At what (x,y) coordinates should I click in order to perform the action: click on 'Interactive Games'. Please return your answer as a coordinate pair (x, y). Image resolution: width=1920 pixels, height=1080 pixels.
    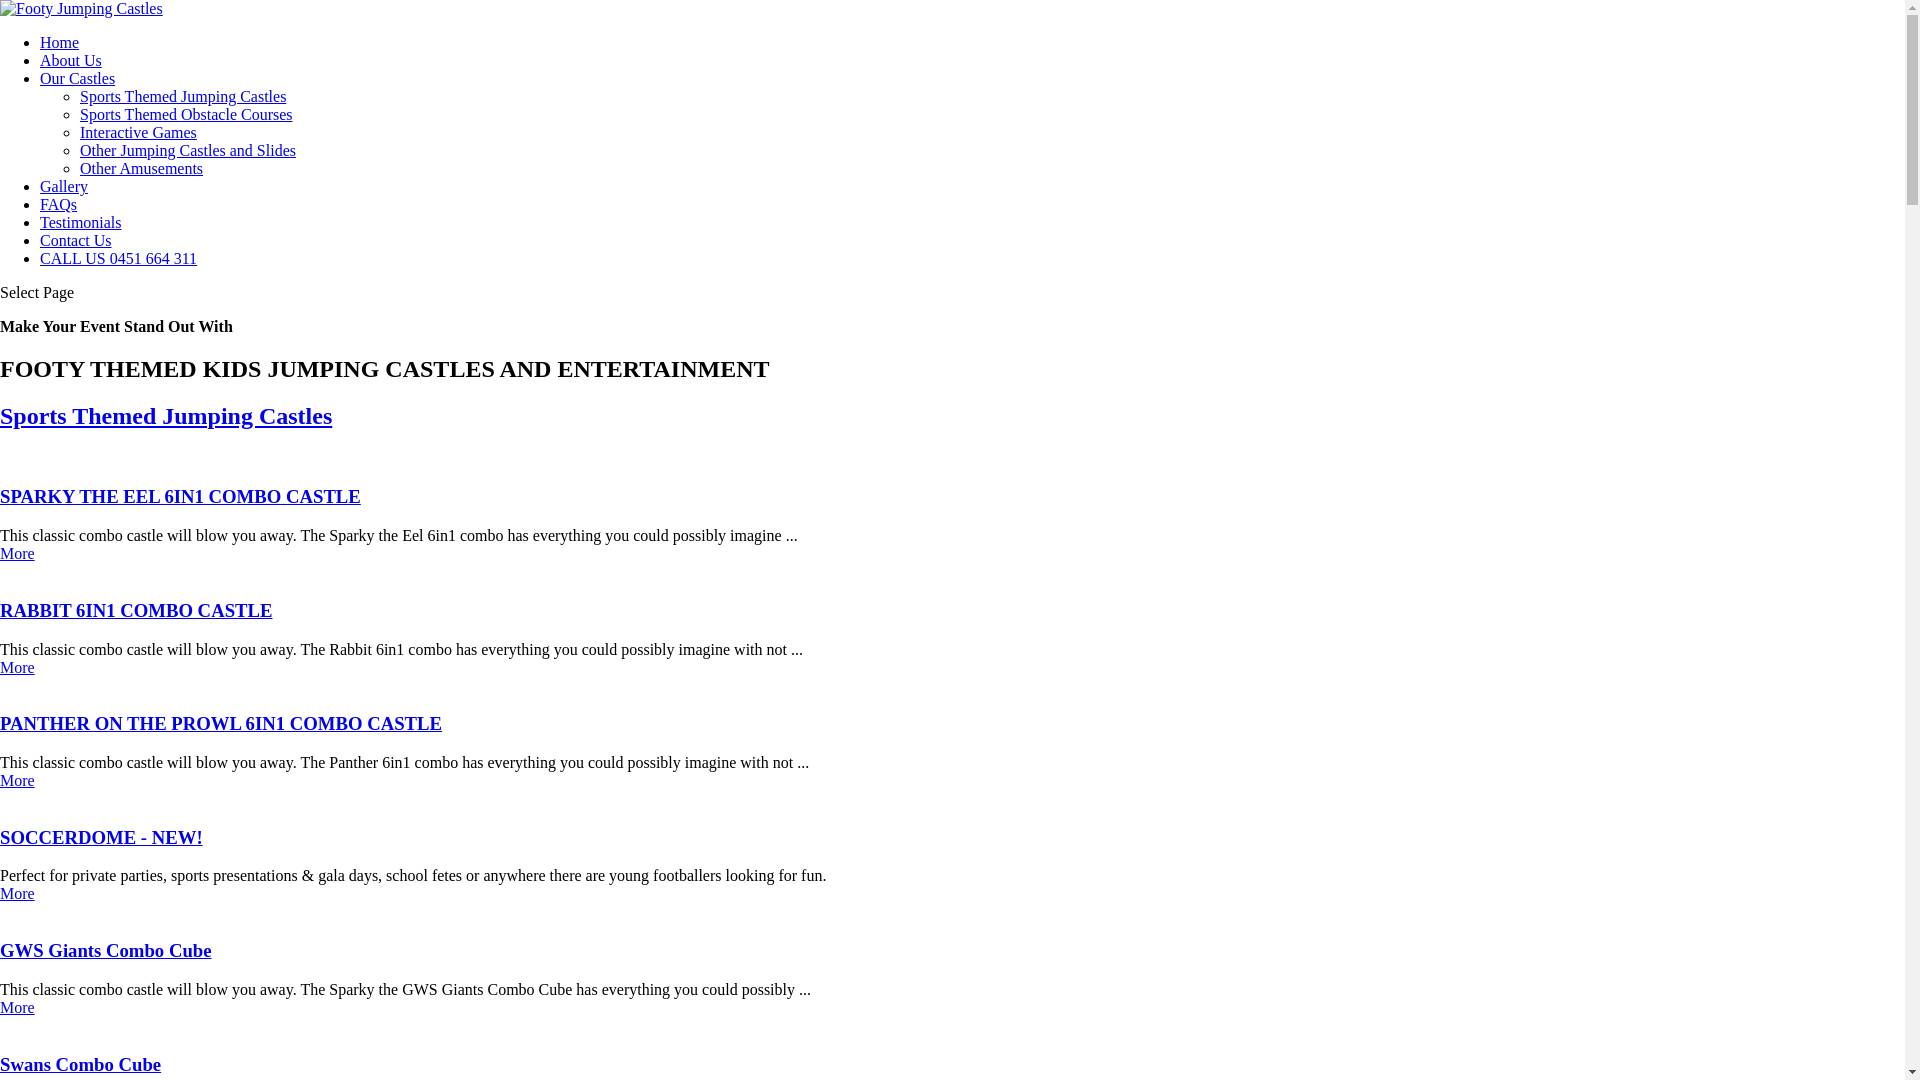
    Looking at the image, I should click on (137, 132).